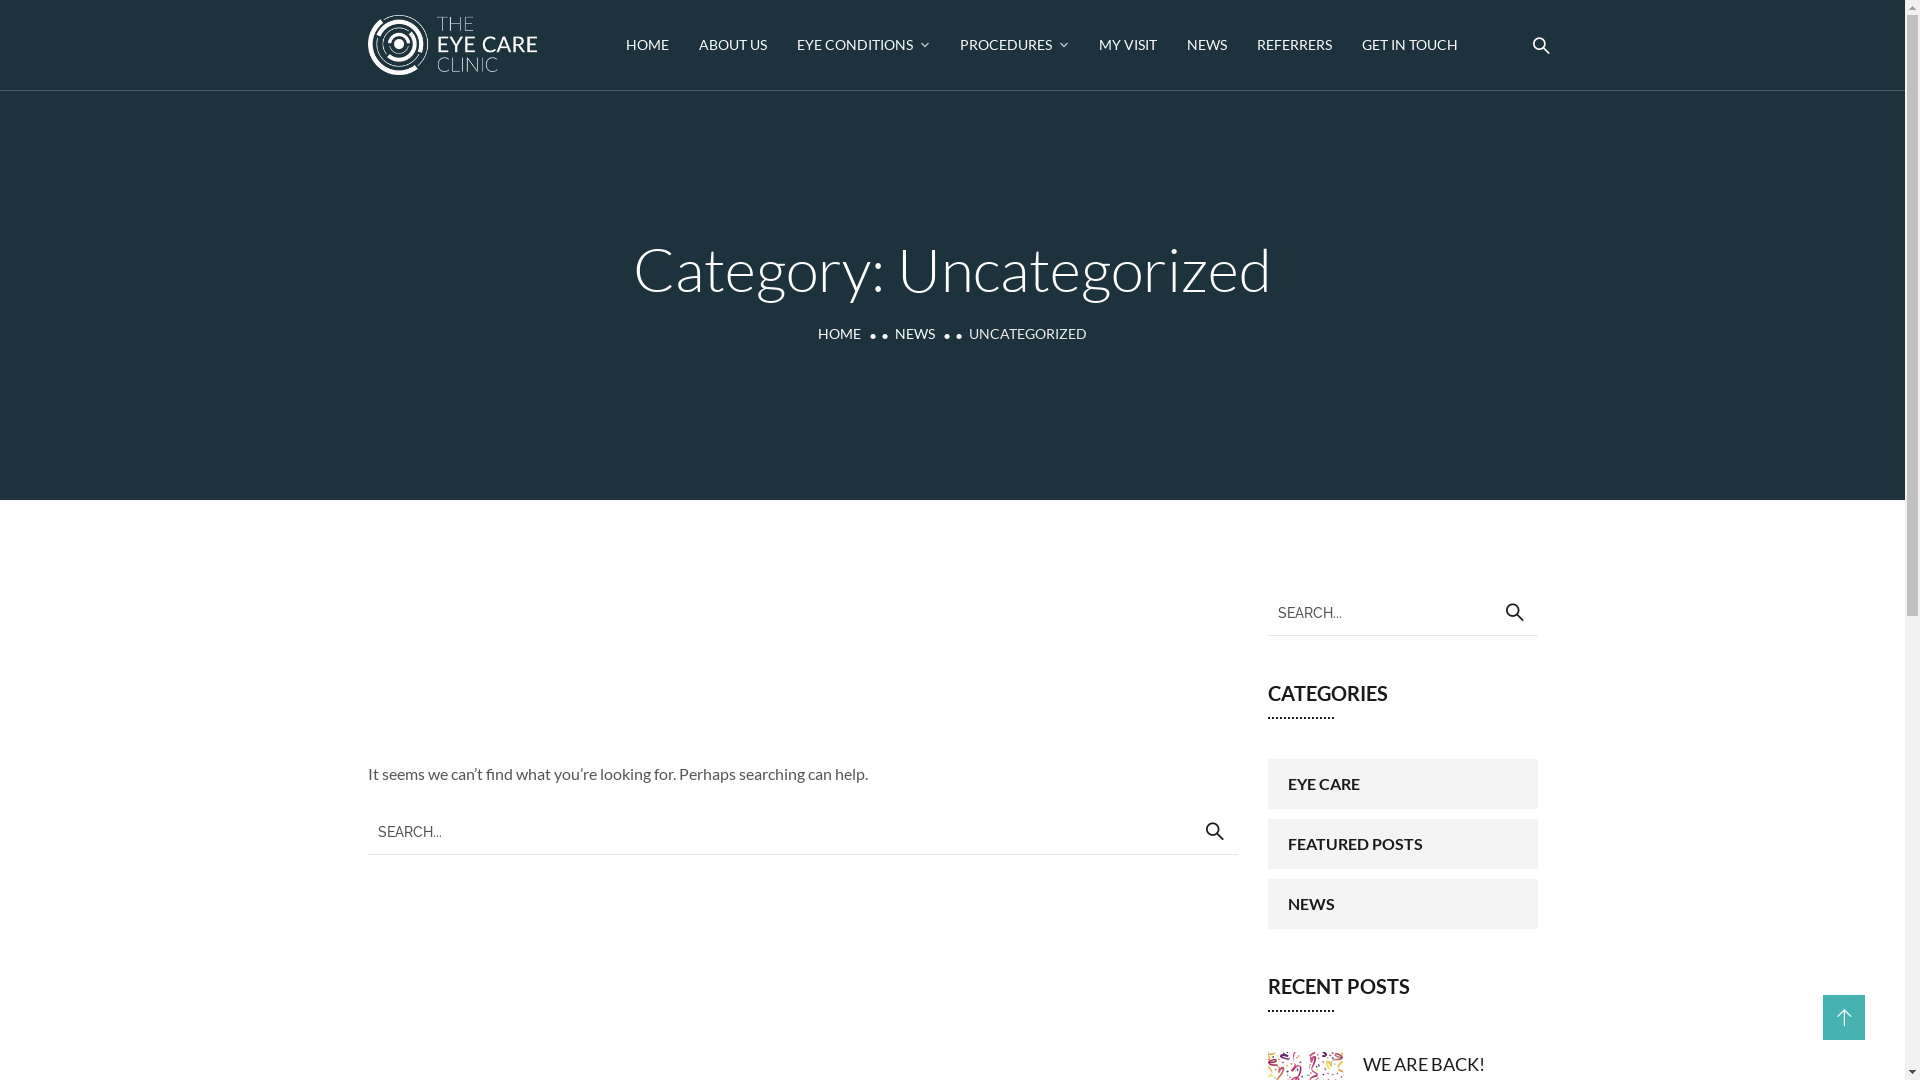 The width and height of the screenshot is (1920, 1080). What do you see at coordinates (1421, 1063) in the screenshot?
I see `'WE ARE BACK!'` at bounding box center [1421, 1063].